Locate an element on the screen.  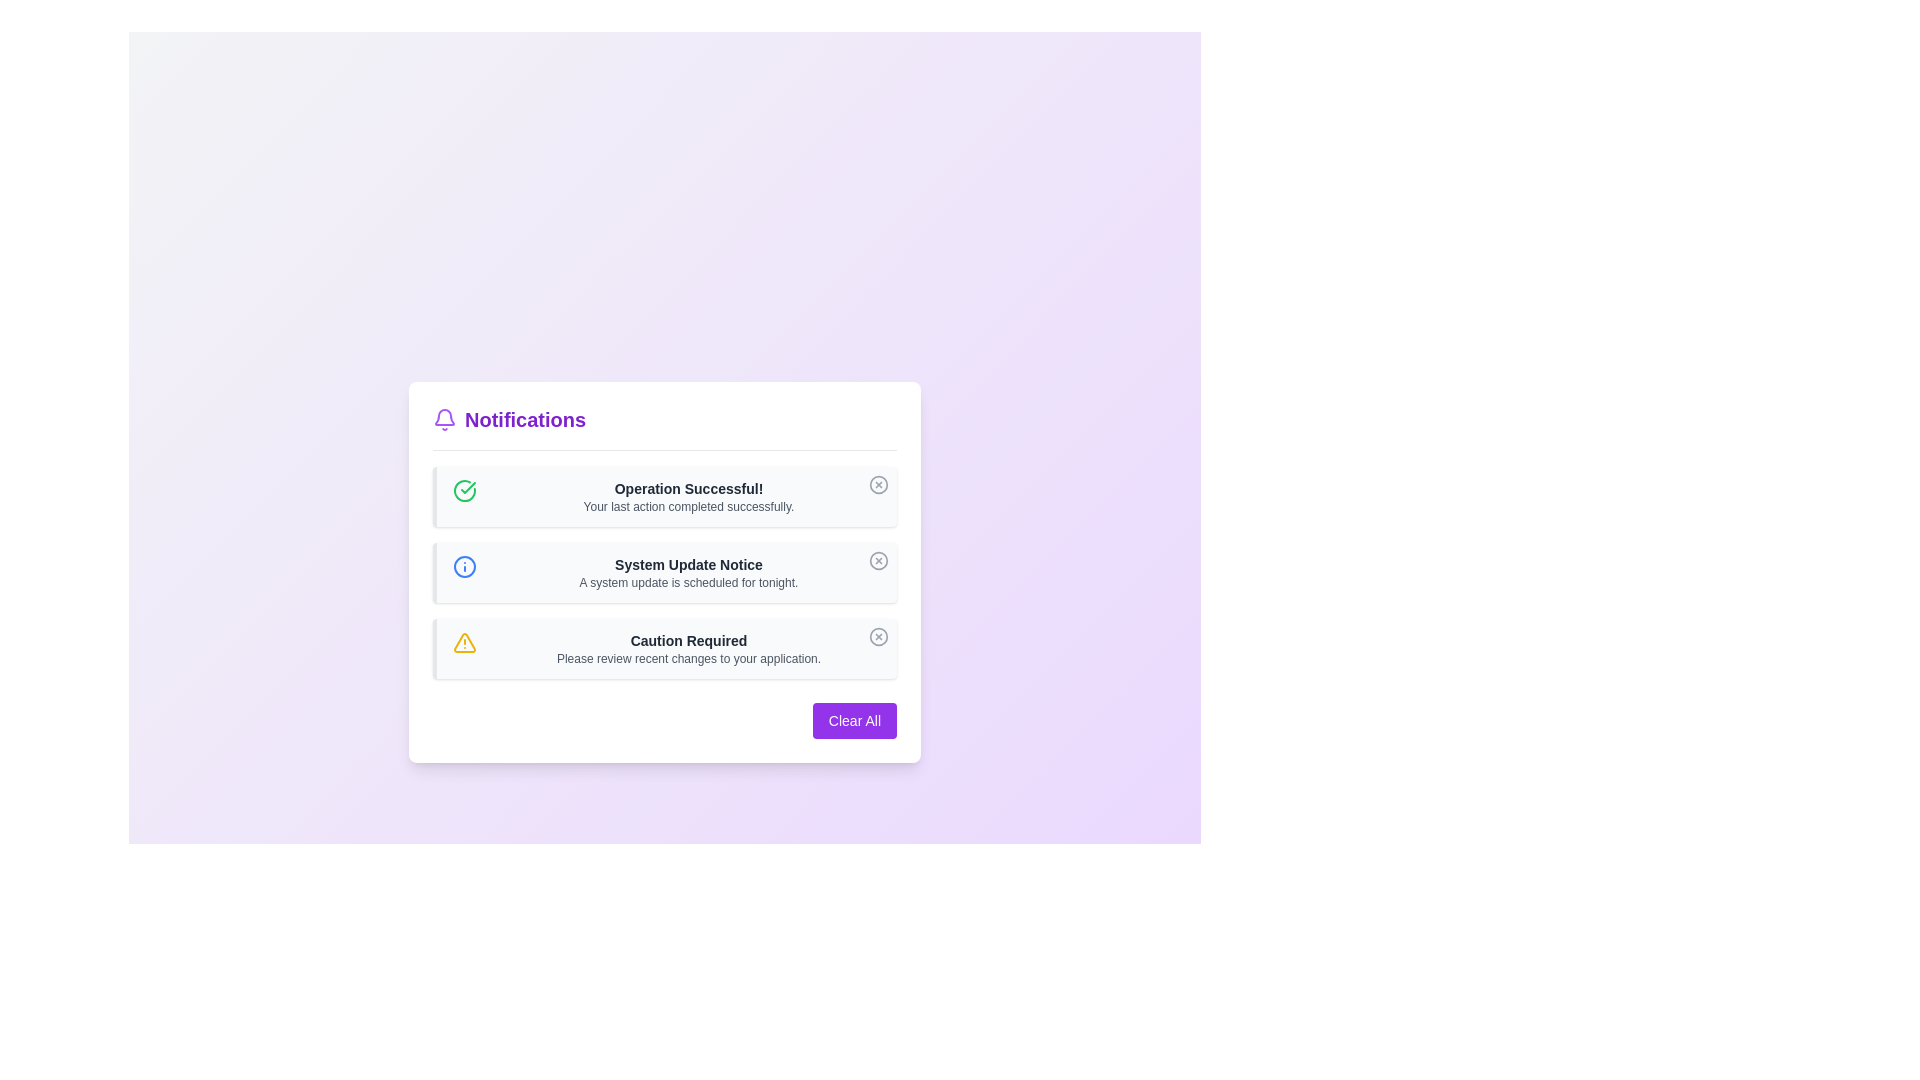
the blue circular information icon with an 'i' symbol located in the 'System Update Notice' notification card, positioned to the left of the notification text is located at coordinates (464, 566).